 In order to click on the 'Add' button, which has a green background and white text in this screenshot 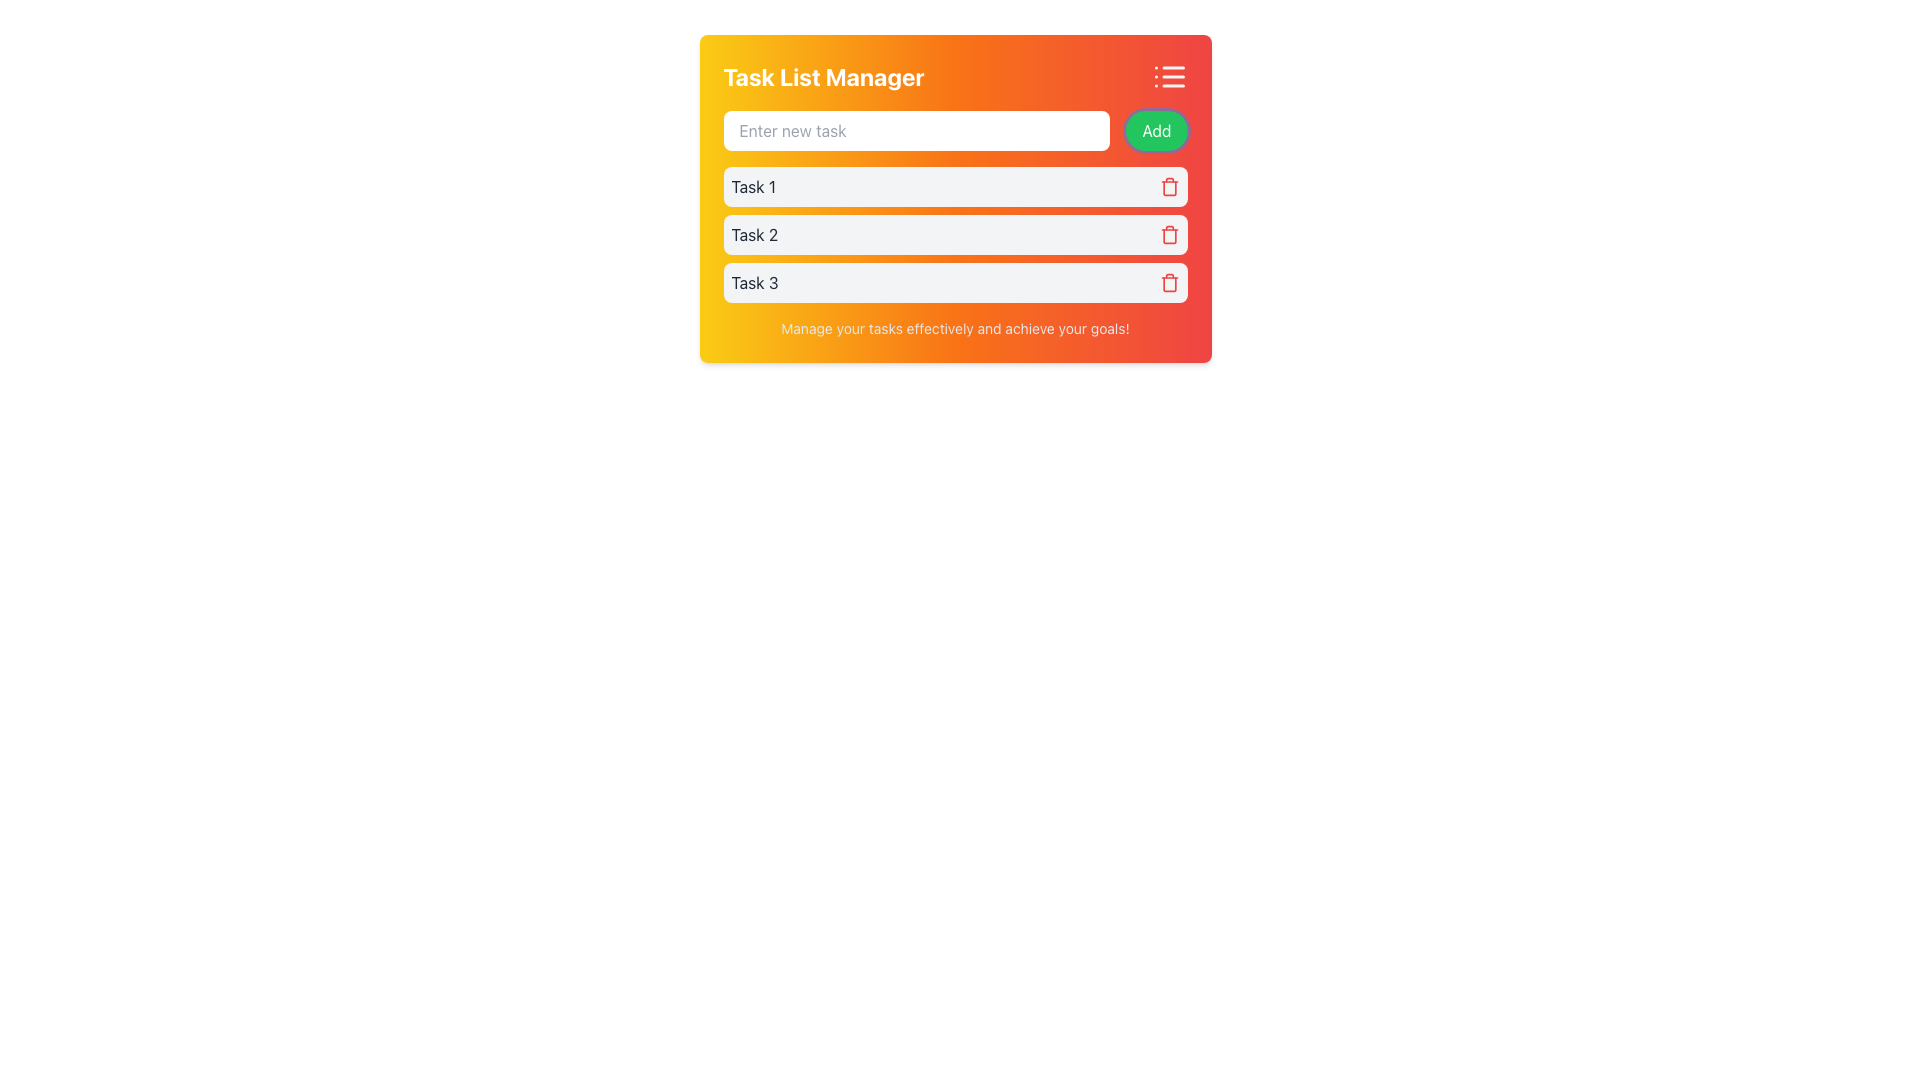, I will do `click(1156, 131)`.